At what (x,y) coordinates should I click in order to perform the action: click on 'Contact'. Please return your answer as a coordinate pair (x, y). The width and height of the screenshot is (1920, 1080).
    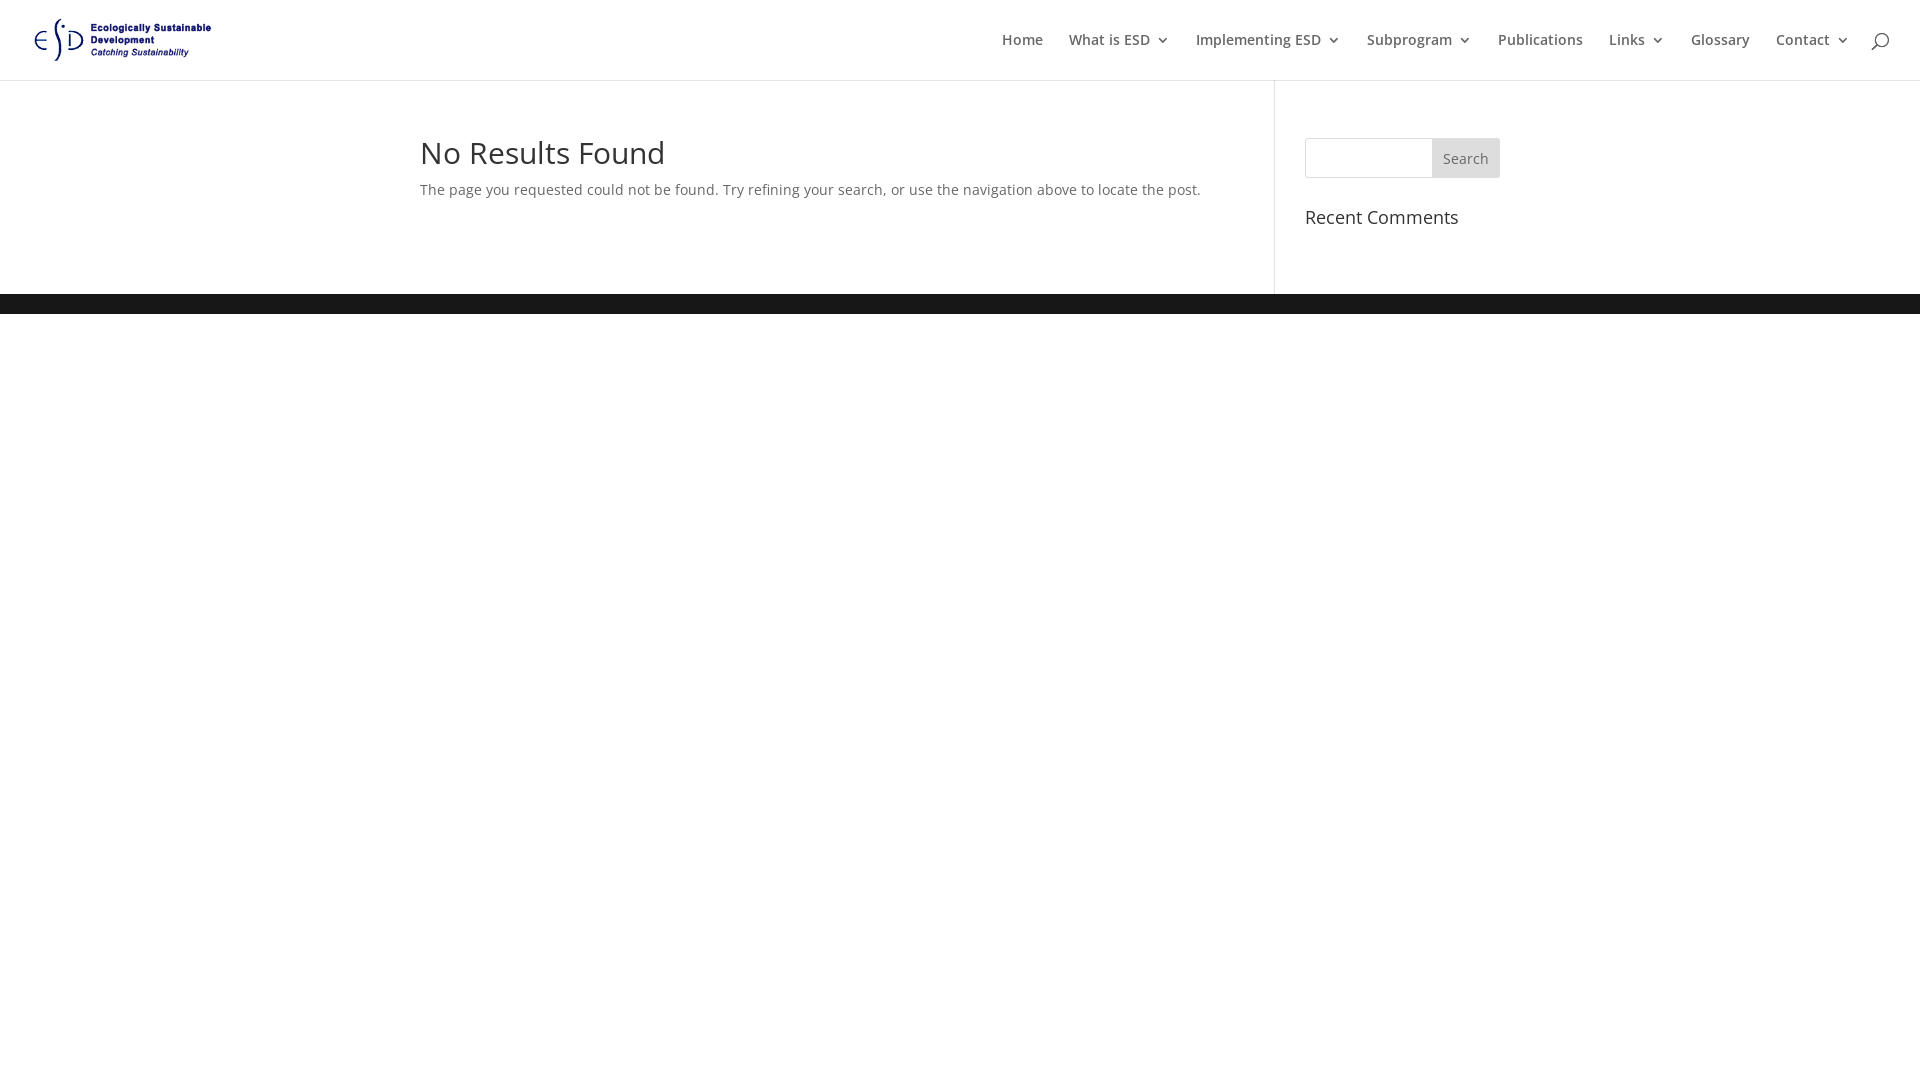
    Looking at the image, I should click on (1813, 55).